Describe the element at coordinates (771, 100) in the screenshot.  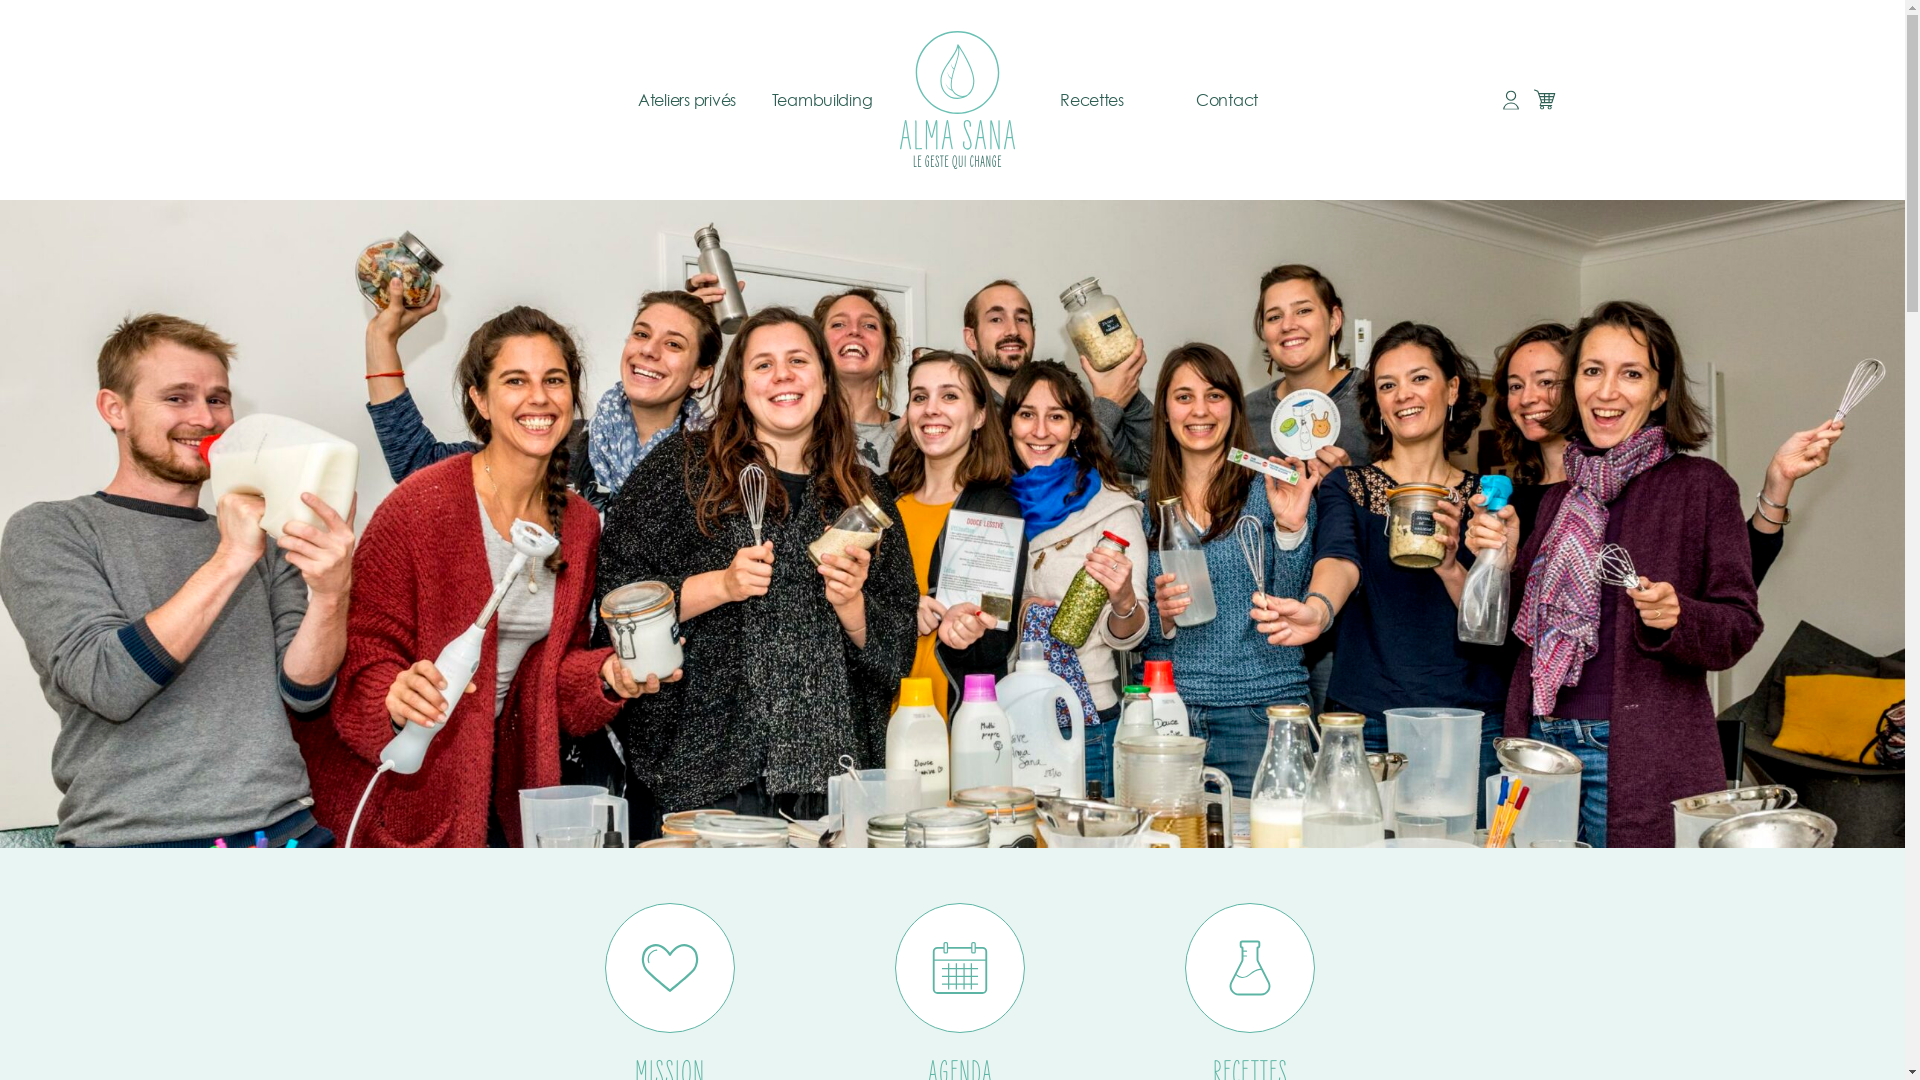
I see `'Teambuilding'` at that location.